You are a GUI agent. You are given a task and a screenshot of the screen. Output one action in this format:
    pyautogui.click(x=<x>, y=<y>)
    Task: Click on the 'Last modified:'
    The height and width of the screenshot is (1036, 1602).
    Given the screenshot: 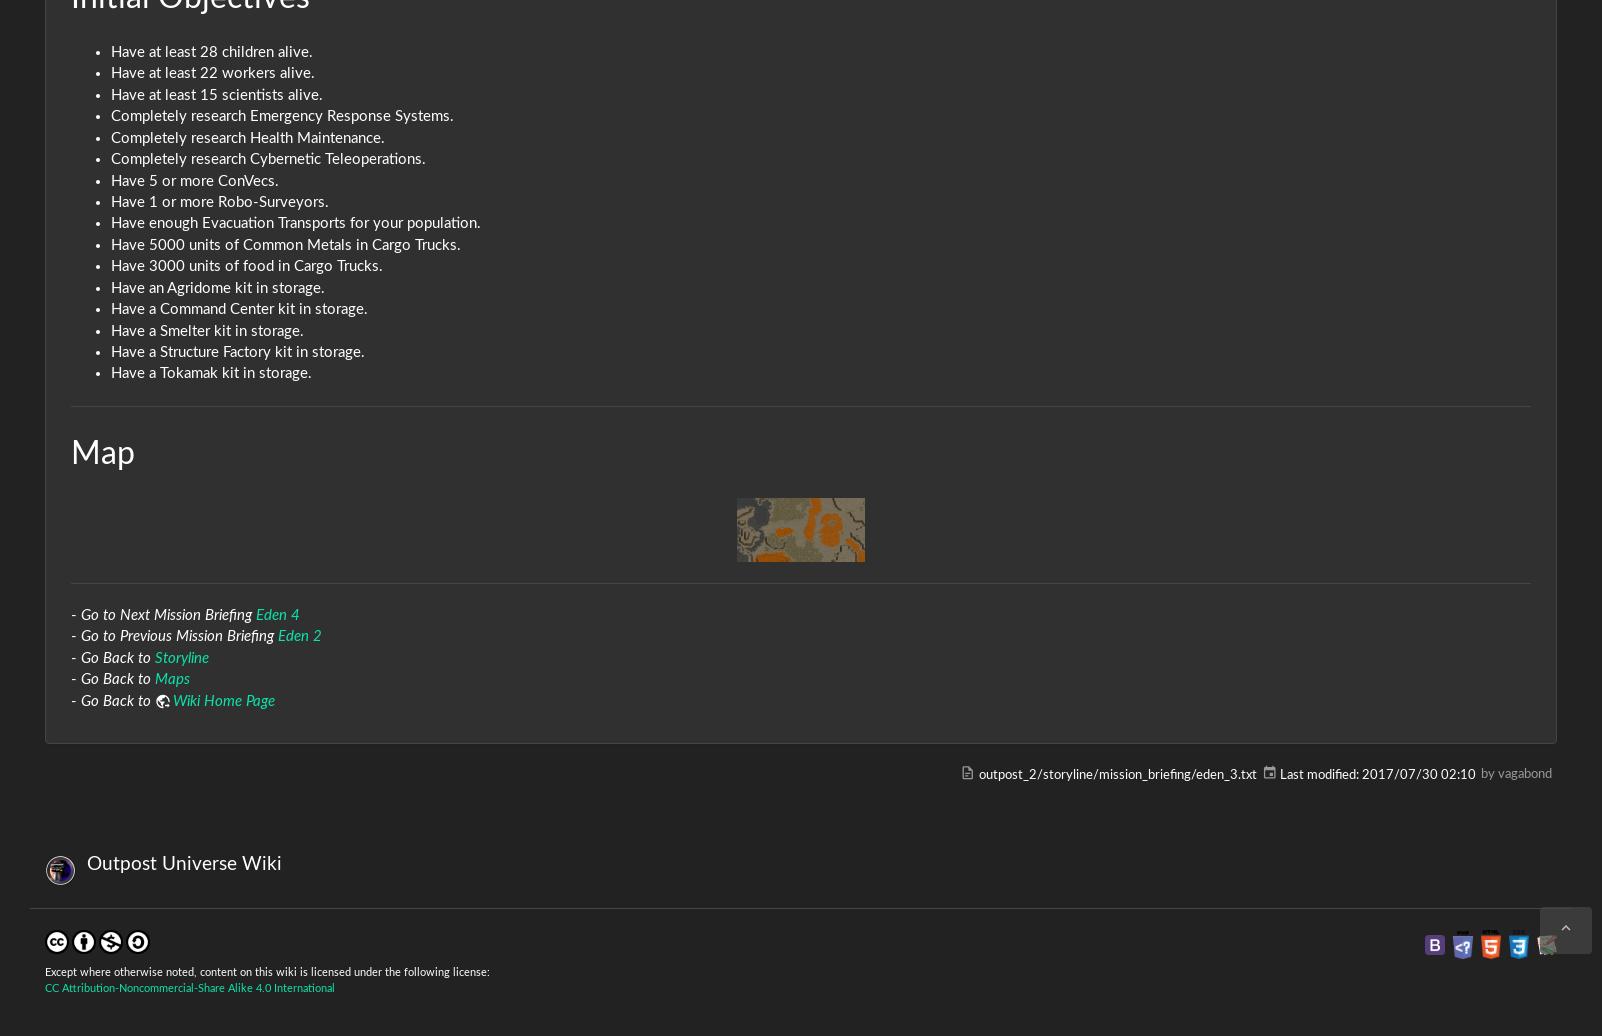 What is the action you would take?
    pyautogui.click(x=1319, y=774)
    